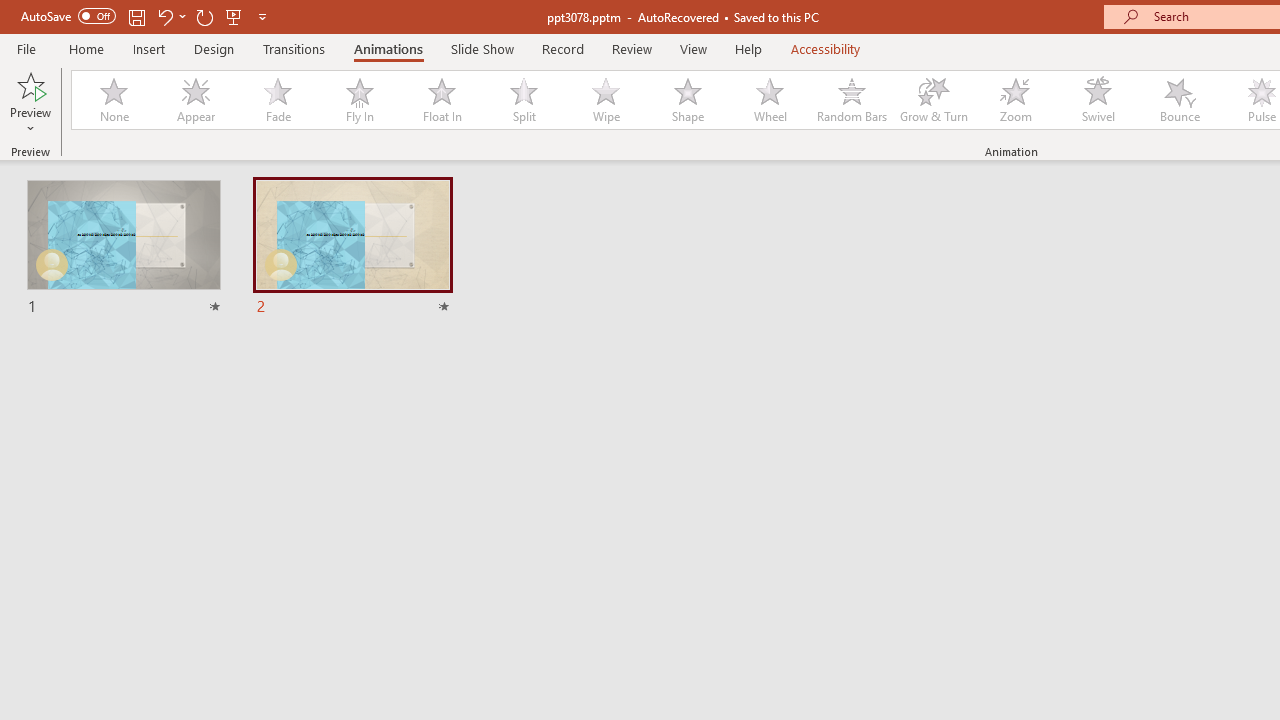 This screenshot has width=1280, height=720. I want to click on 'Split', so click(523, 100).